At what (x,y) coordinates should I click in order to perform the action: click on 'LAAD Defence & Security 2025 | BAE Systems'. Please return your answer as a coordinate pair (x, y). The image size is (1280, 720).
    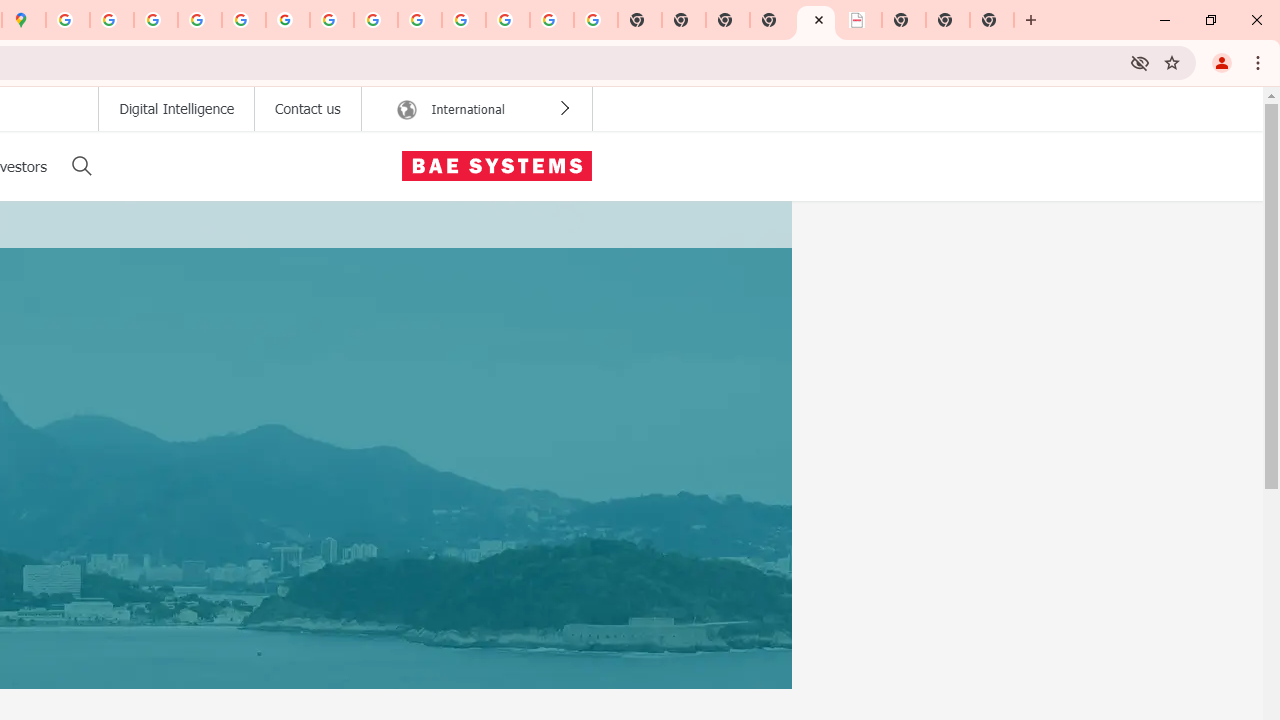
    Looking at the image, I should click on (816, 20).